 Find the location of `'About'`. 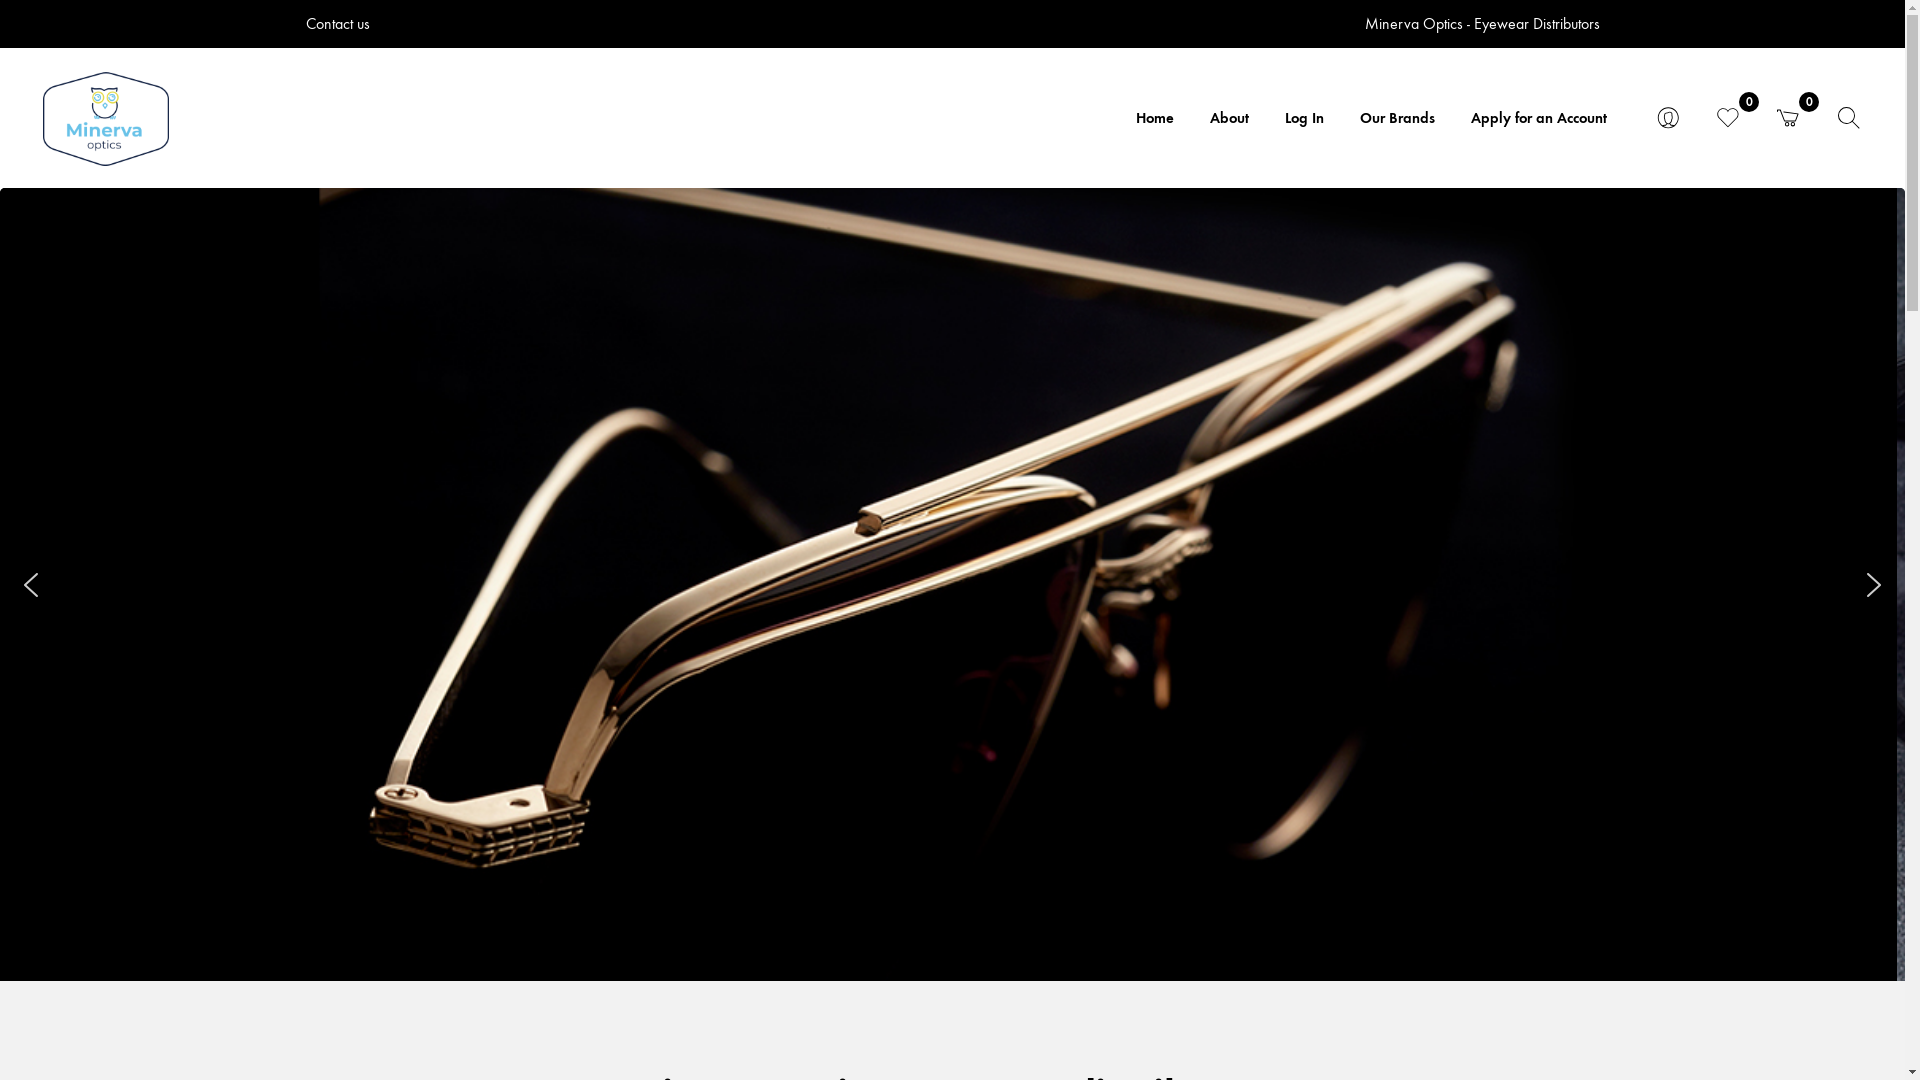

'About' is located at coordinates (1228, 119).